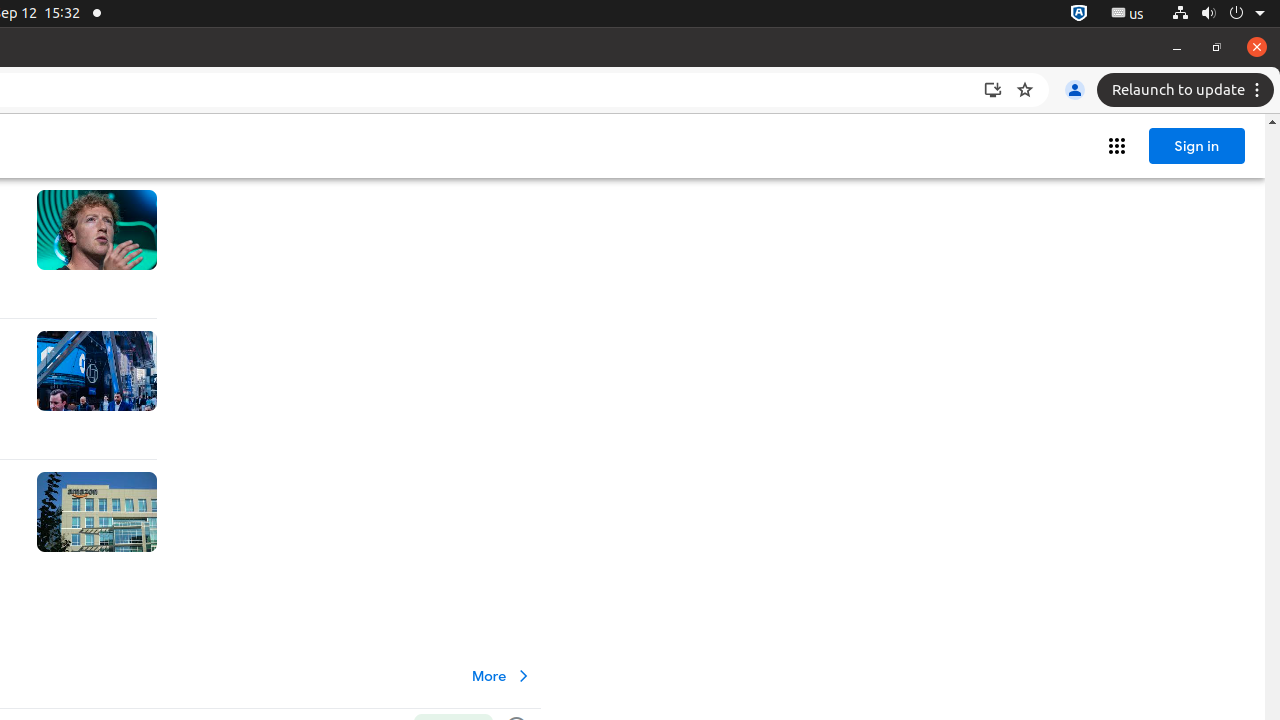 The image size is (1280, 720). Describe the element at coordinates (993, 90) in the screenshot. I see `'Install Google Finance'` at that location.